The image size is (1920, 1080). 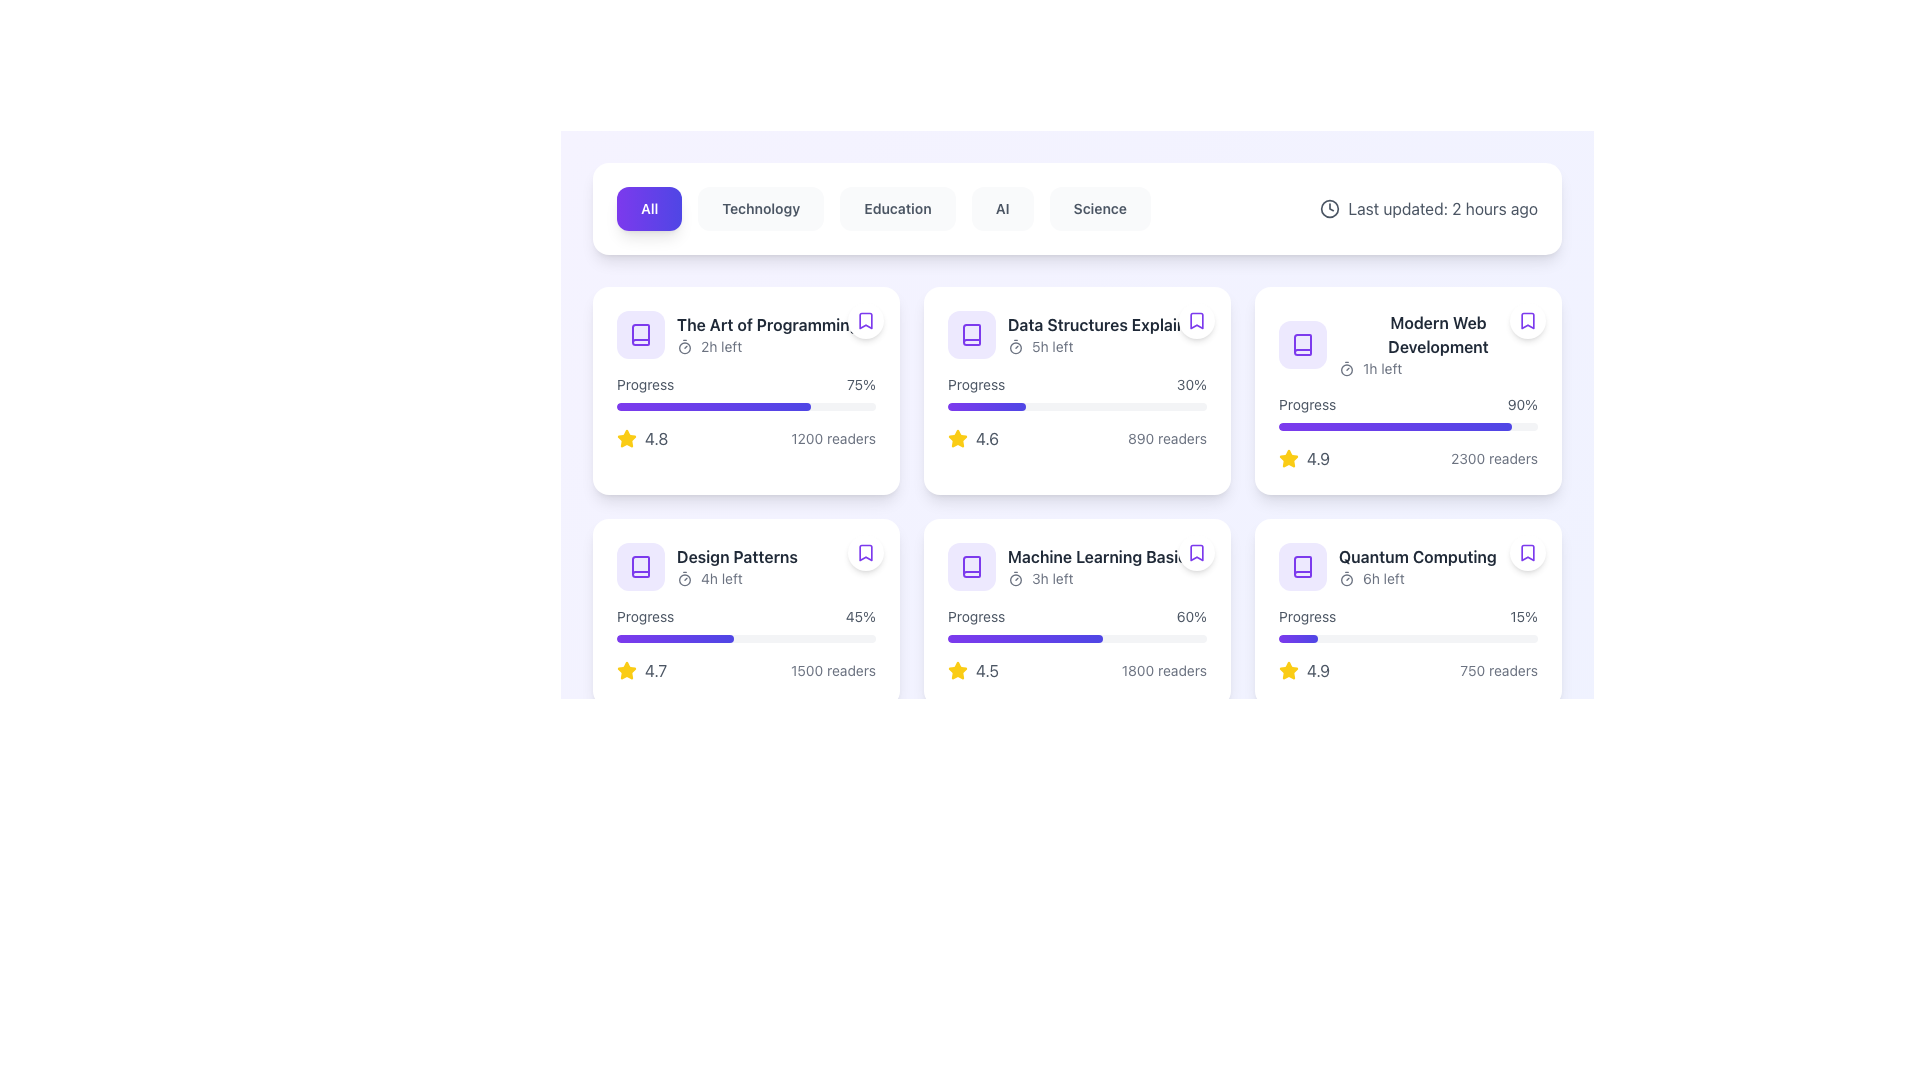 What do you see at coordinates (1347, 578) in the screenshot?
I see `the small circular timer icon located next to the text '6h left' within the 'Quantum Computing' item card` at bounding box center [1347, 578].